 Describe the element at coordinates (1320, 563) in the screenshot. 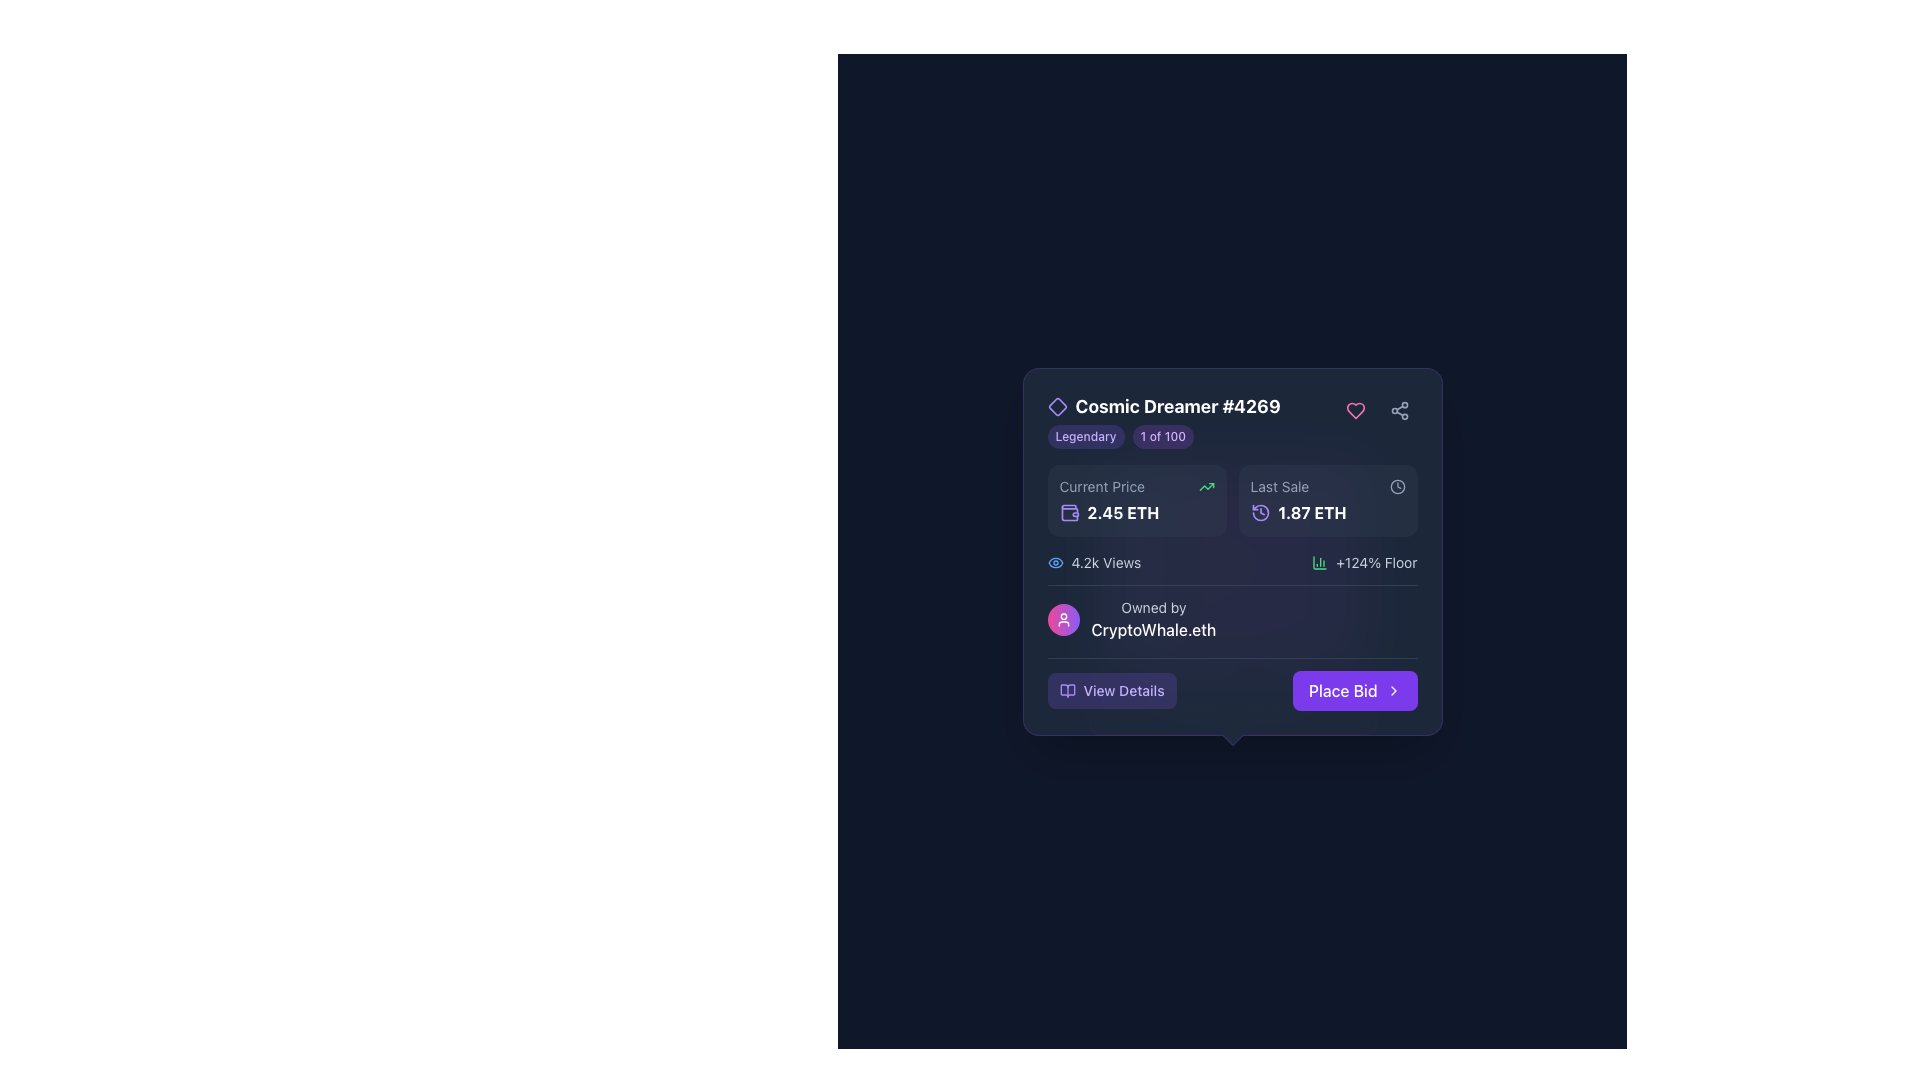

I see `leftmost vertical green bar of the column chart icon located at the top-right corner of the card displaying 'Cosmic Dreamer #4269'` at that location.